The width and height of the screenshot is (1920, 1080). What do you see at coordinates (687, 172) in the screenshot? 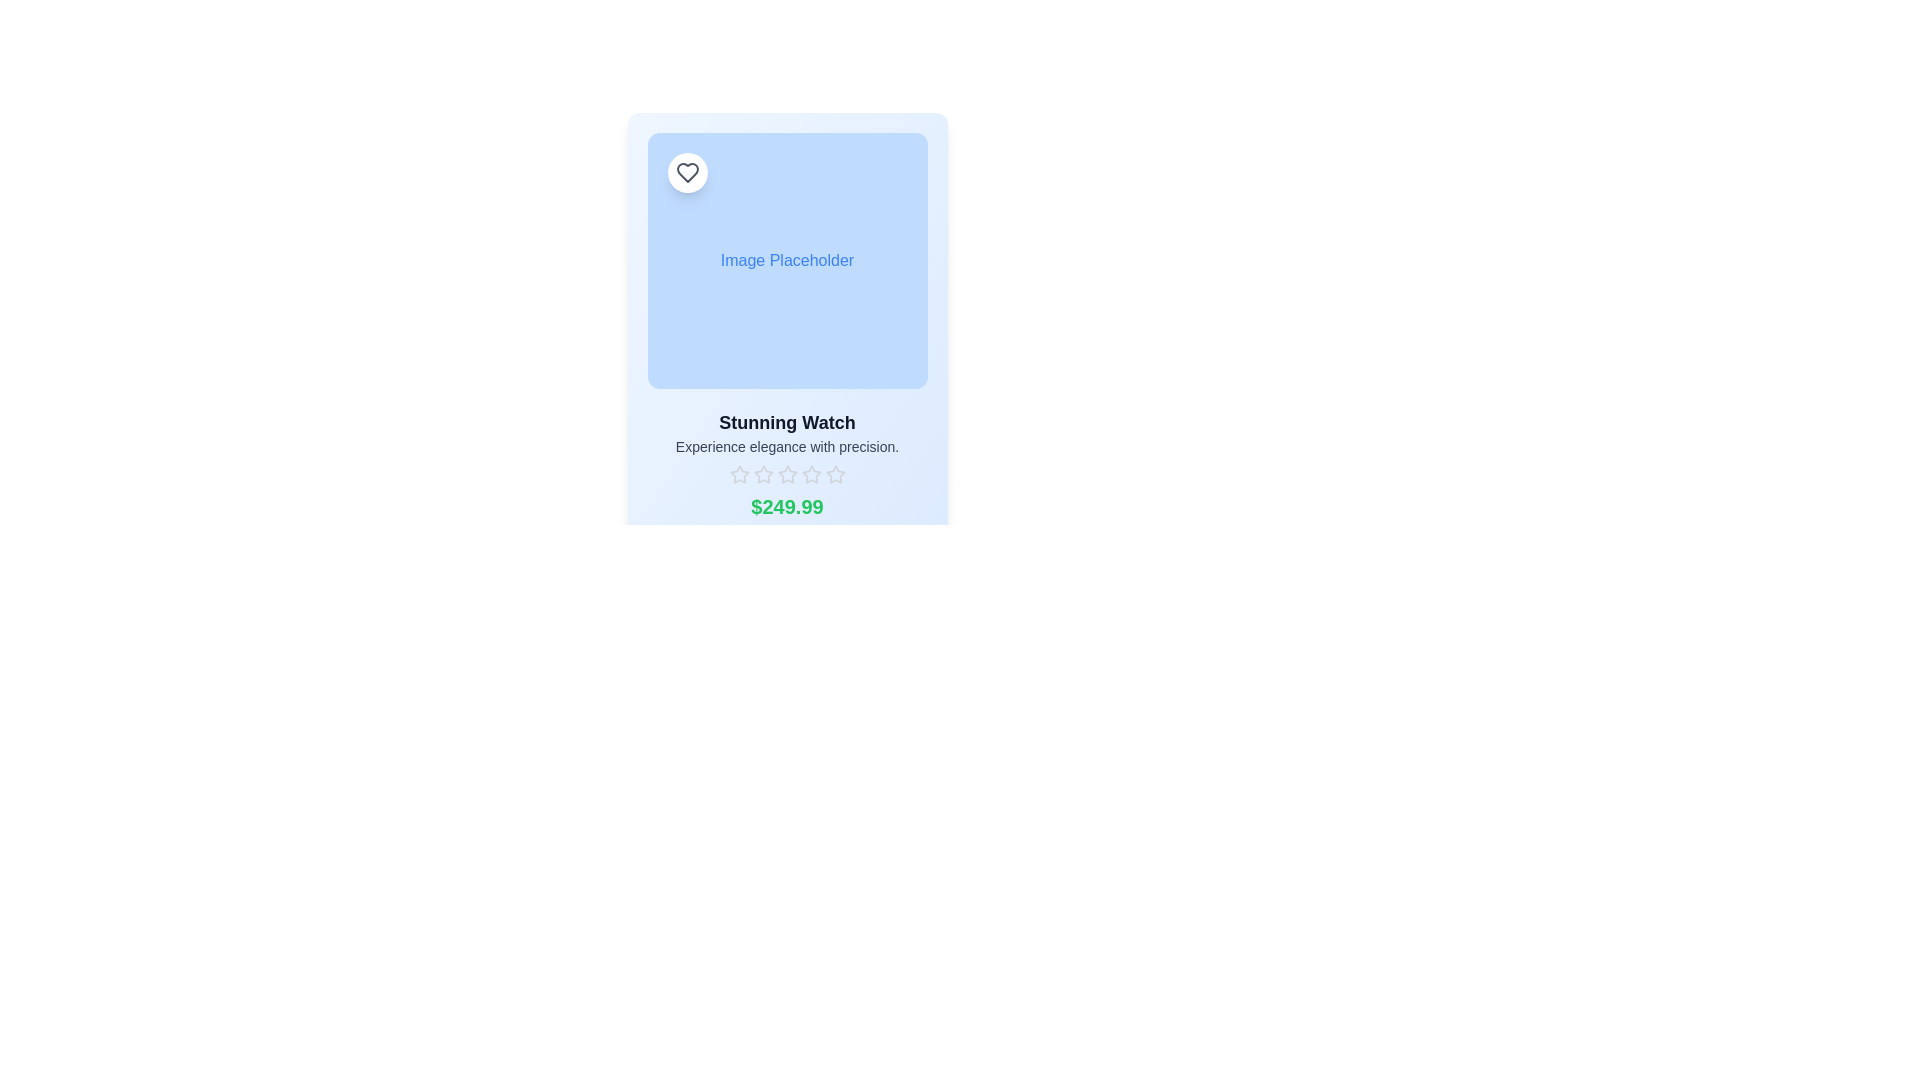
I see `the 'like' button located at the top-left corner of the image placeholder area to mark the item as liked` at bounding box center [687, 172].